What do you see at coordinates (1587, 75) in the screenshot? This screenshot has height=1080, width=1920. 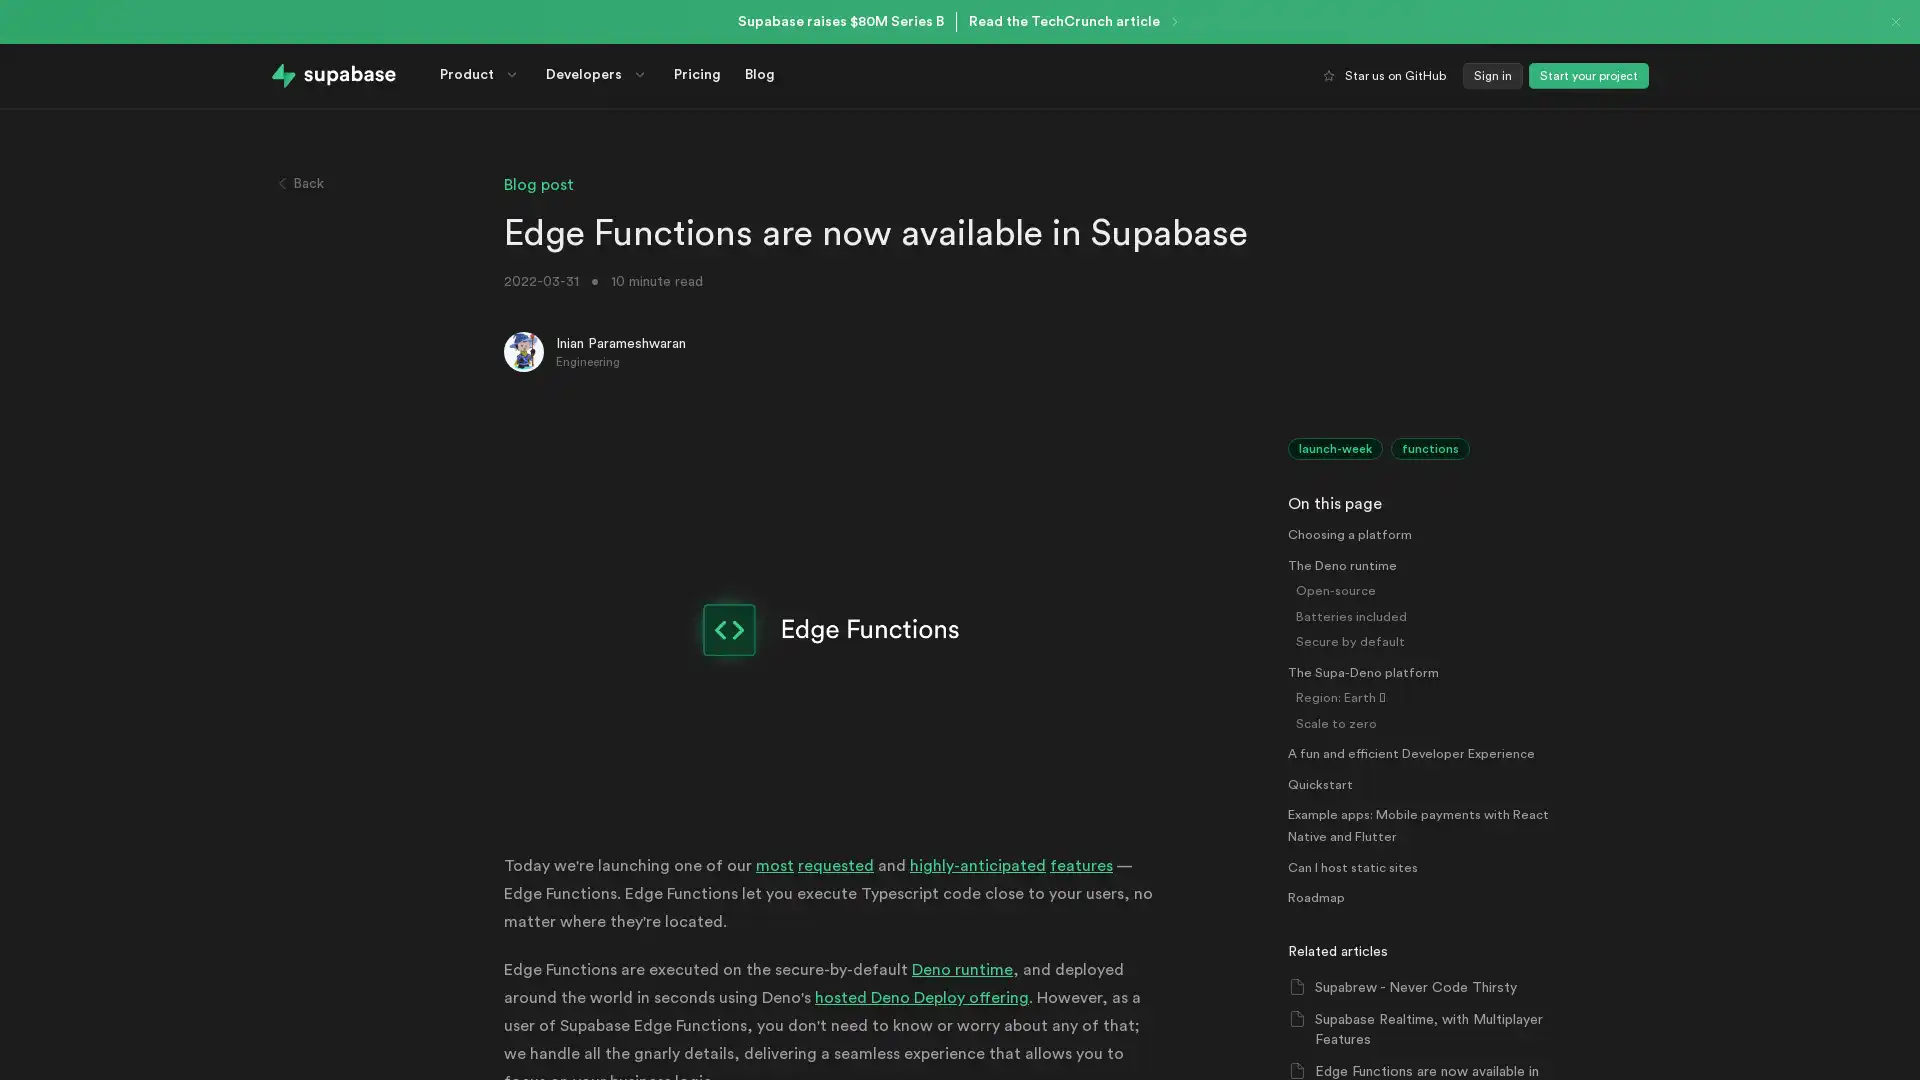 I see `Start your project` at bounding box center [1587, 75].